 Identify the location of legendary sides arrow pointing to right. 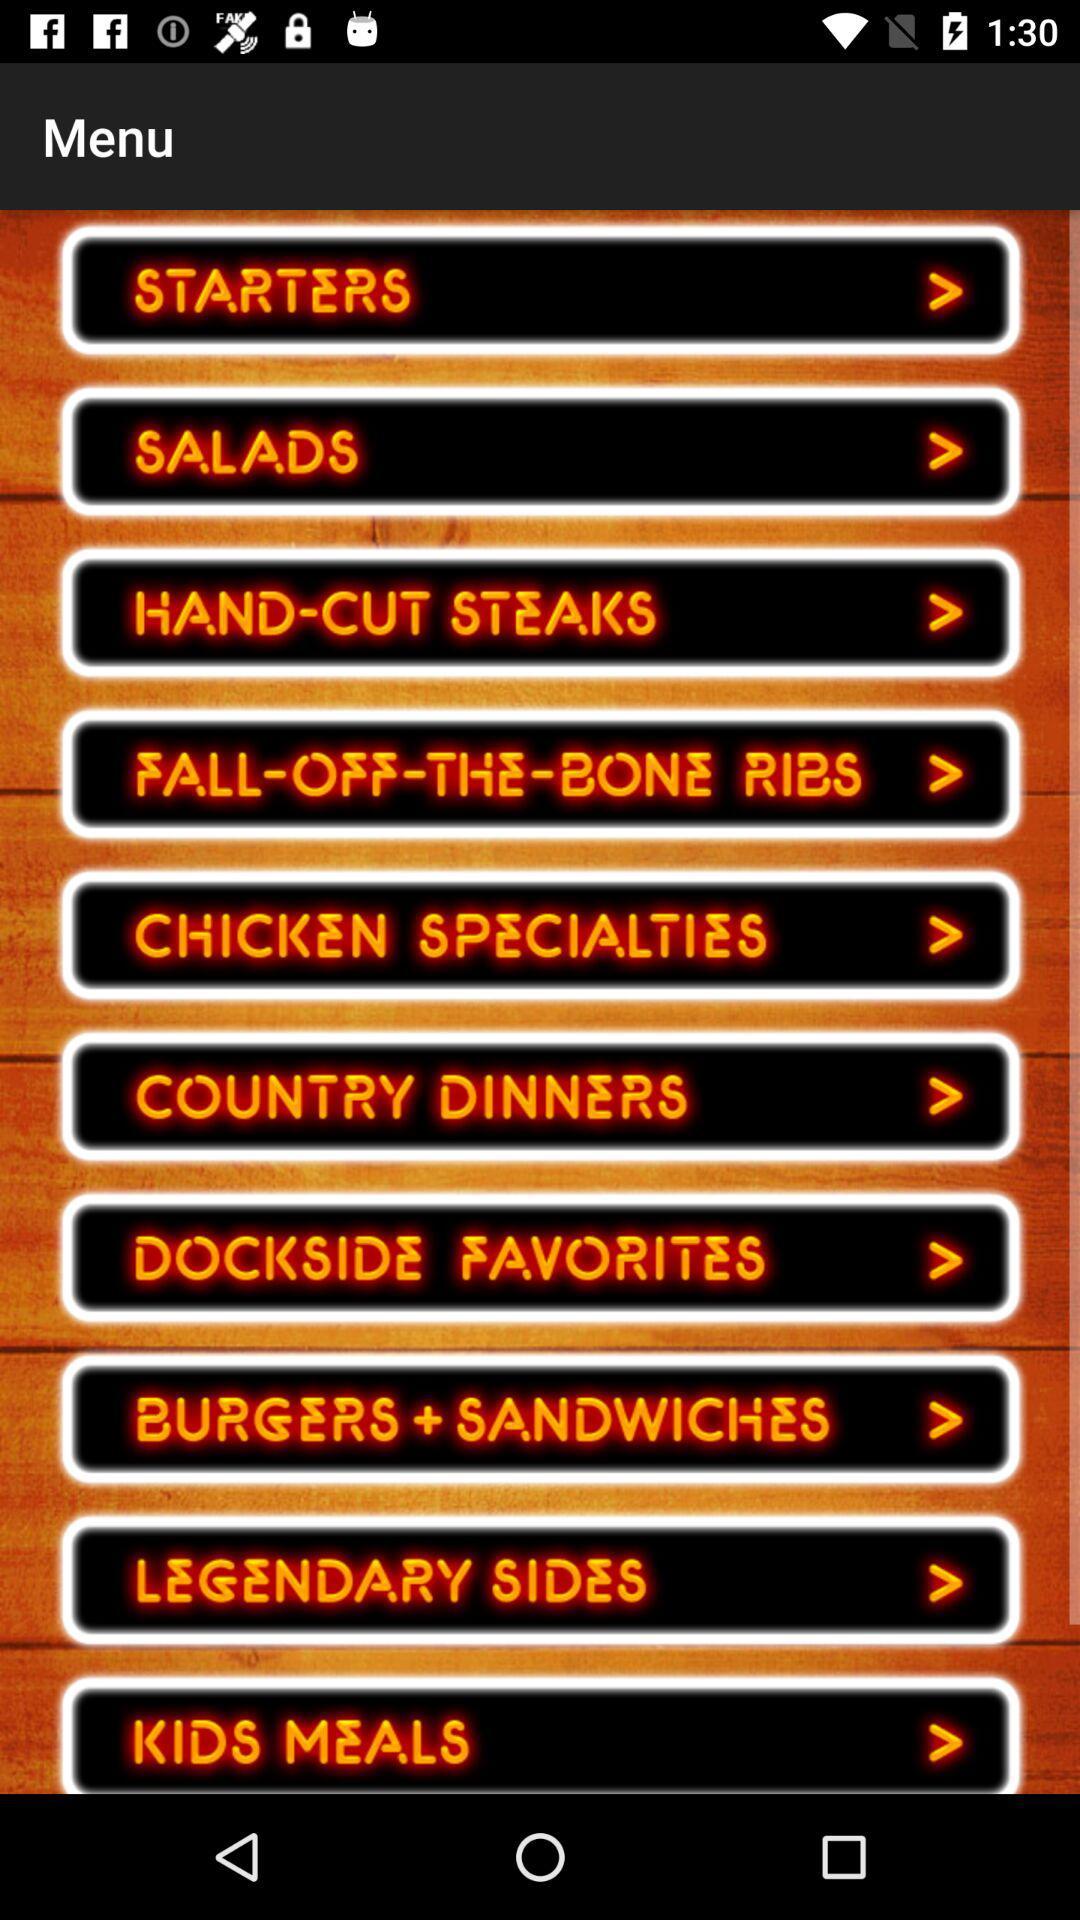
(540, 1579).